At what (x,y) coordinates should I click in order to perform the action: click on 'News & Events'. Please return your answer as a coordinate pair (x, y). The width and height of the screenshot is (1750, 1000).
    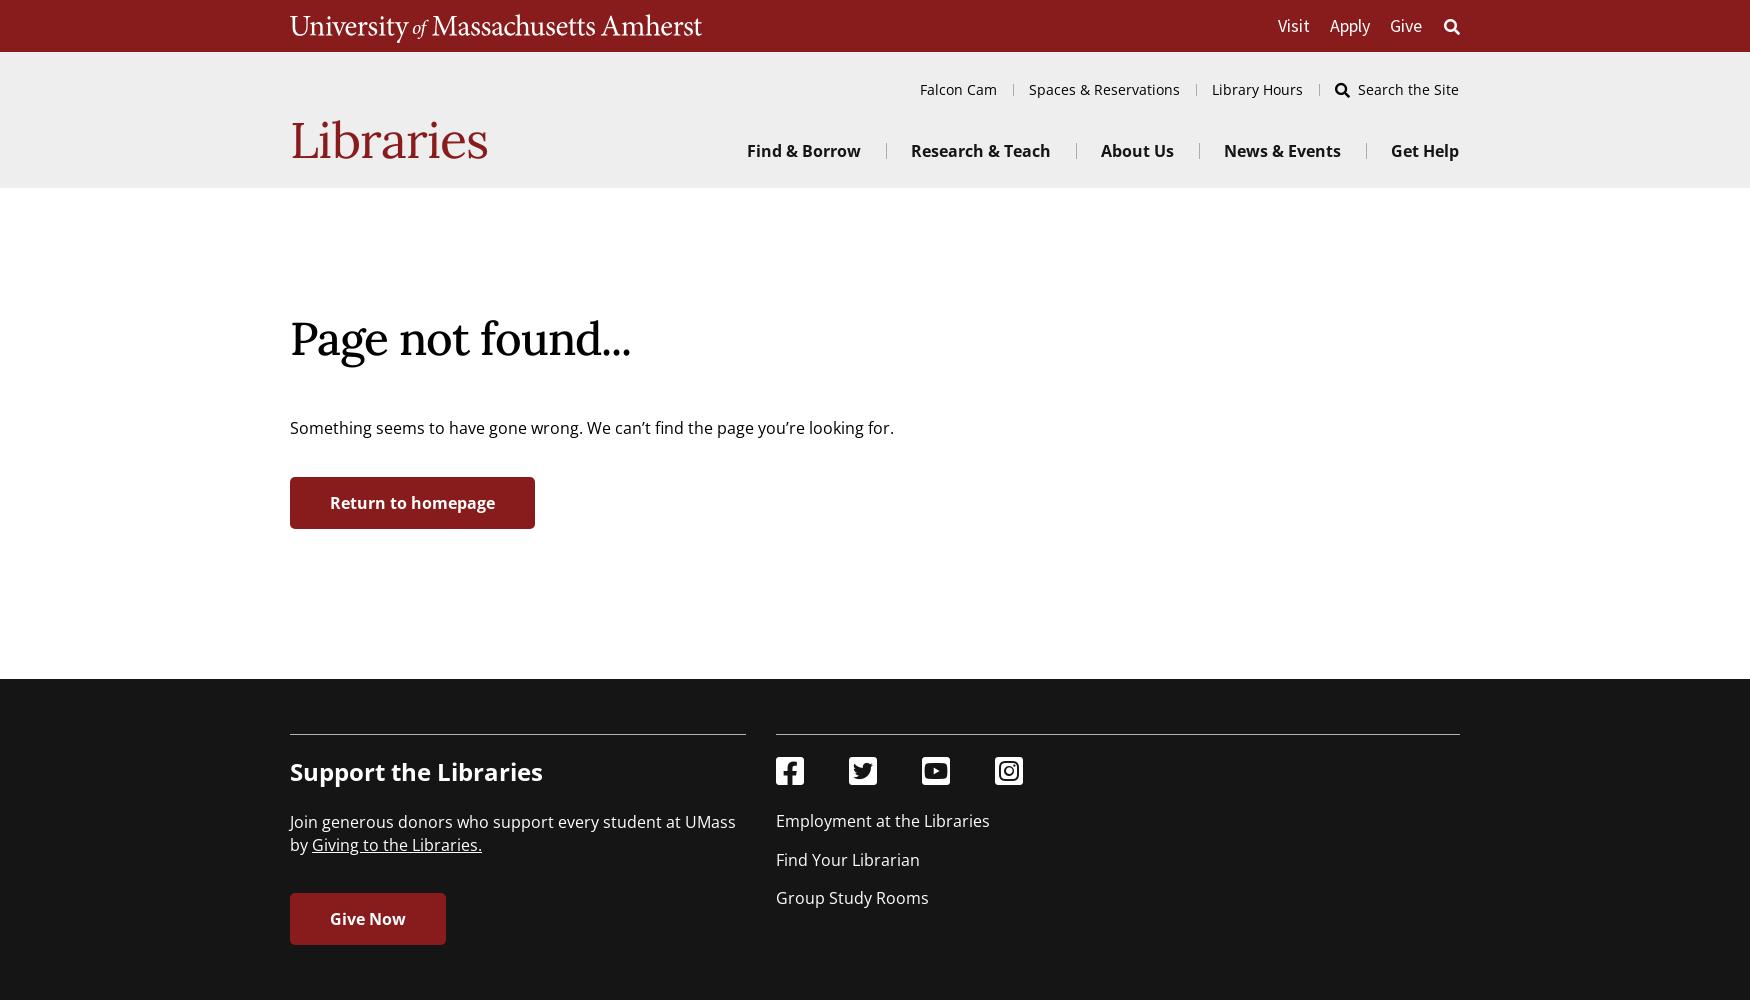
    Looking at the image, I should click on (1223, 150).